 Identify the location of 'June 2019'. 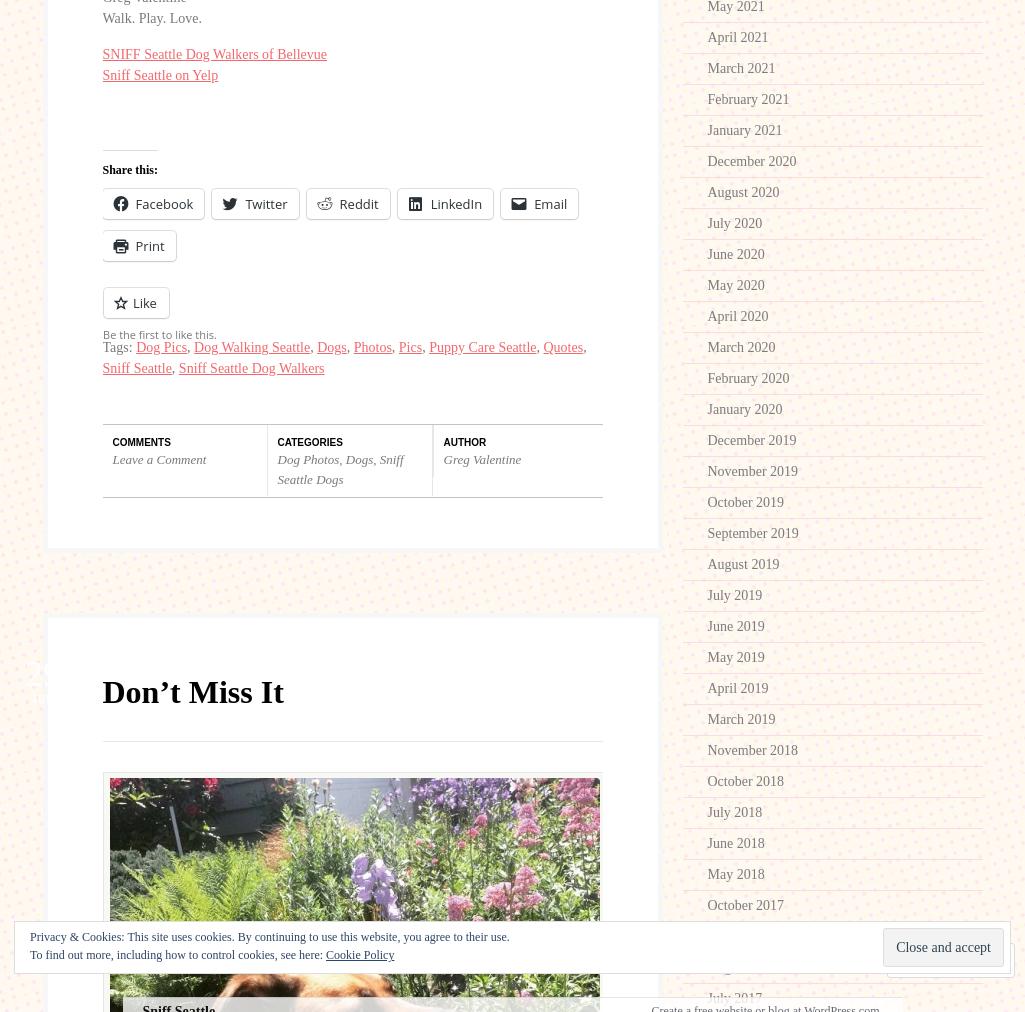
(734, 625).